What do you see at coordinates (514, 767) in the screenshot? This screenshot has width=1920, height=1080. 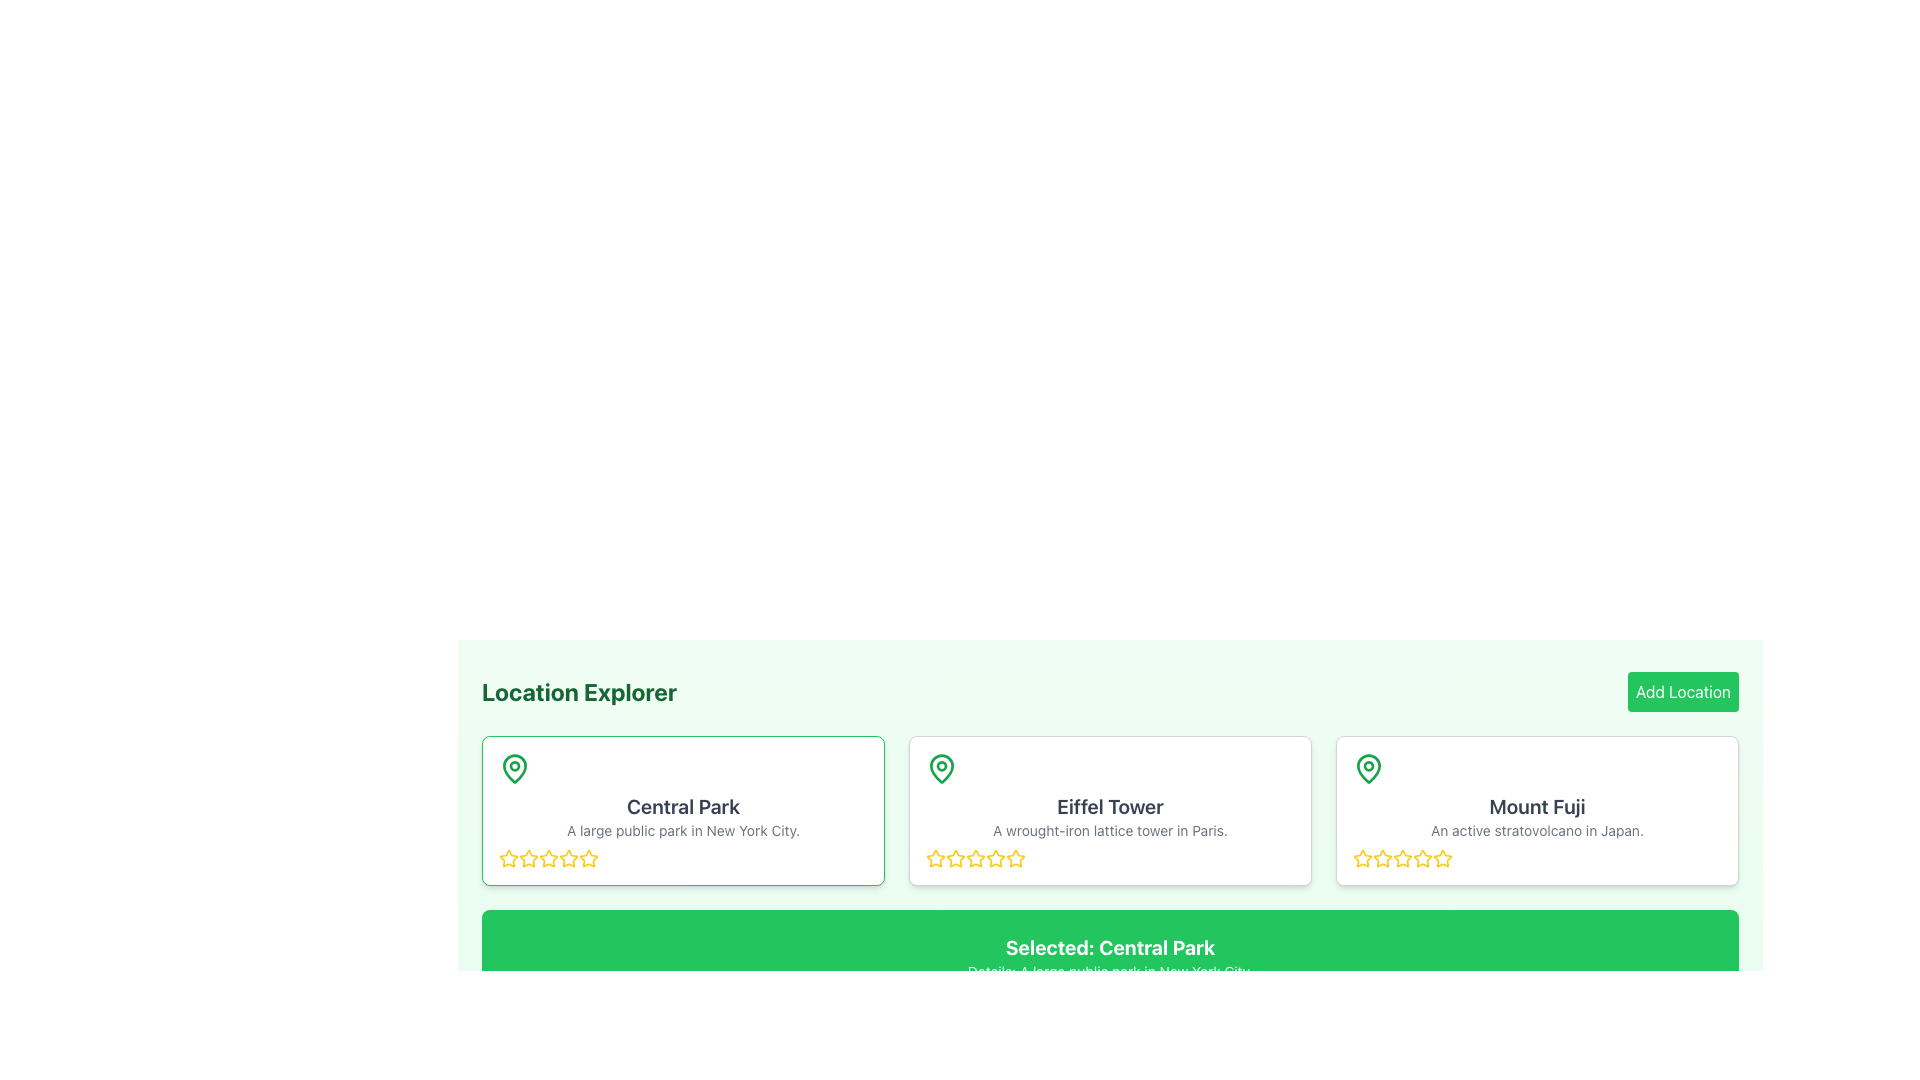 I see `the green heart-shaped pin icon located at the upper left section of the 'Central Park' card` at bounding box center [514, 767].